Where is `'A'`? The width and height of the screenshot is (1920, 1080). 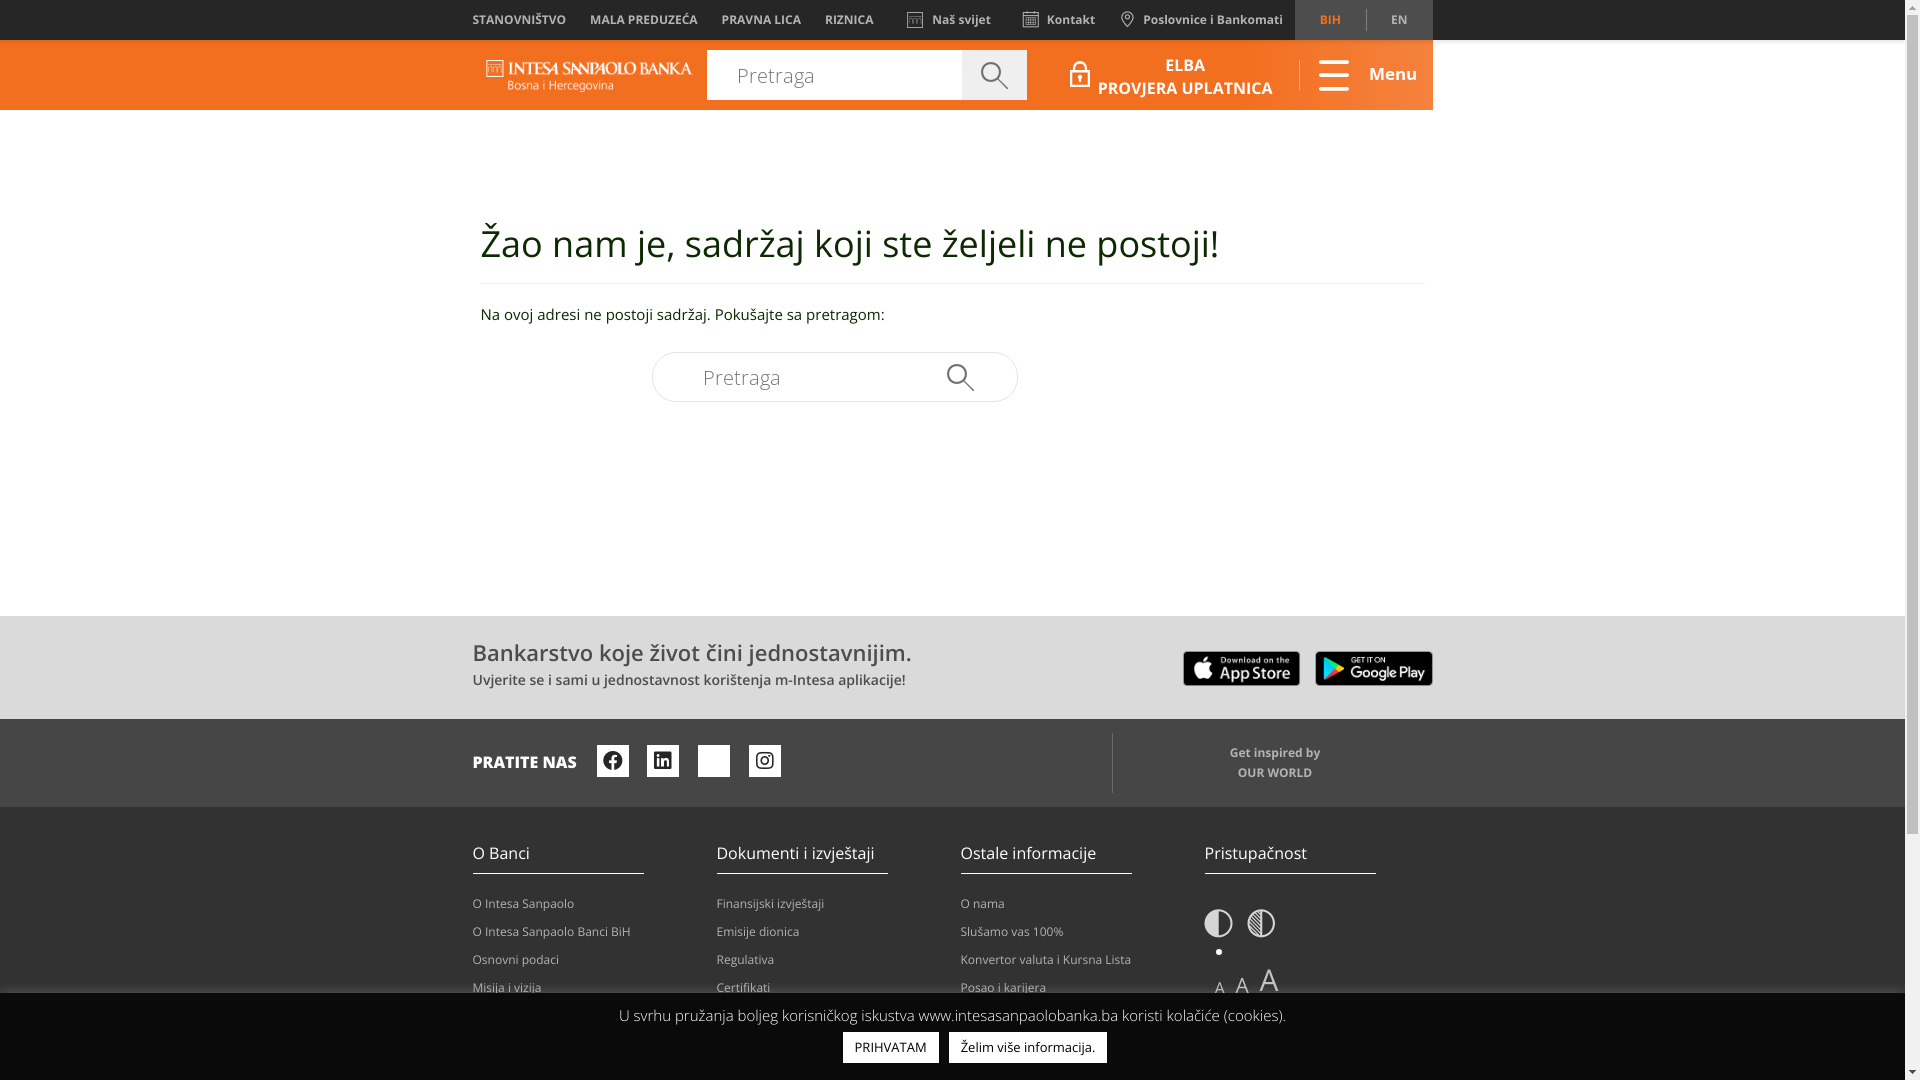 'A' is located at coordinates (1268, 979).